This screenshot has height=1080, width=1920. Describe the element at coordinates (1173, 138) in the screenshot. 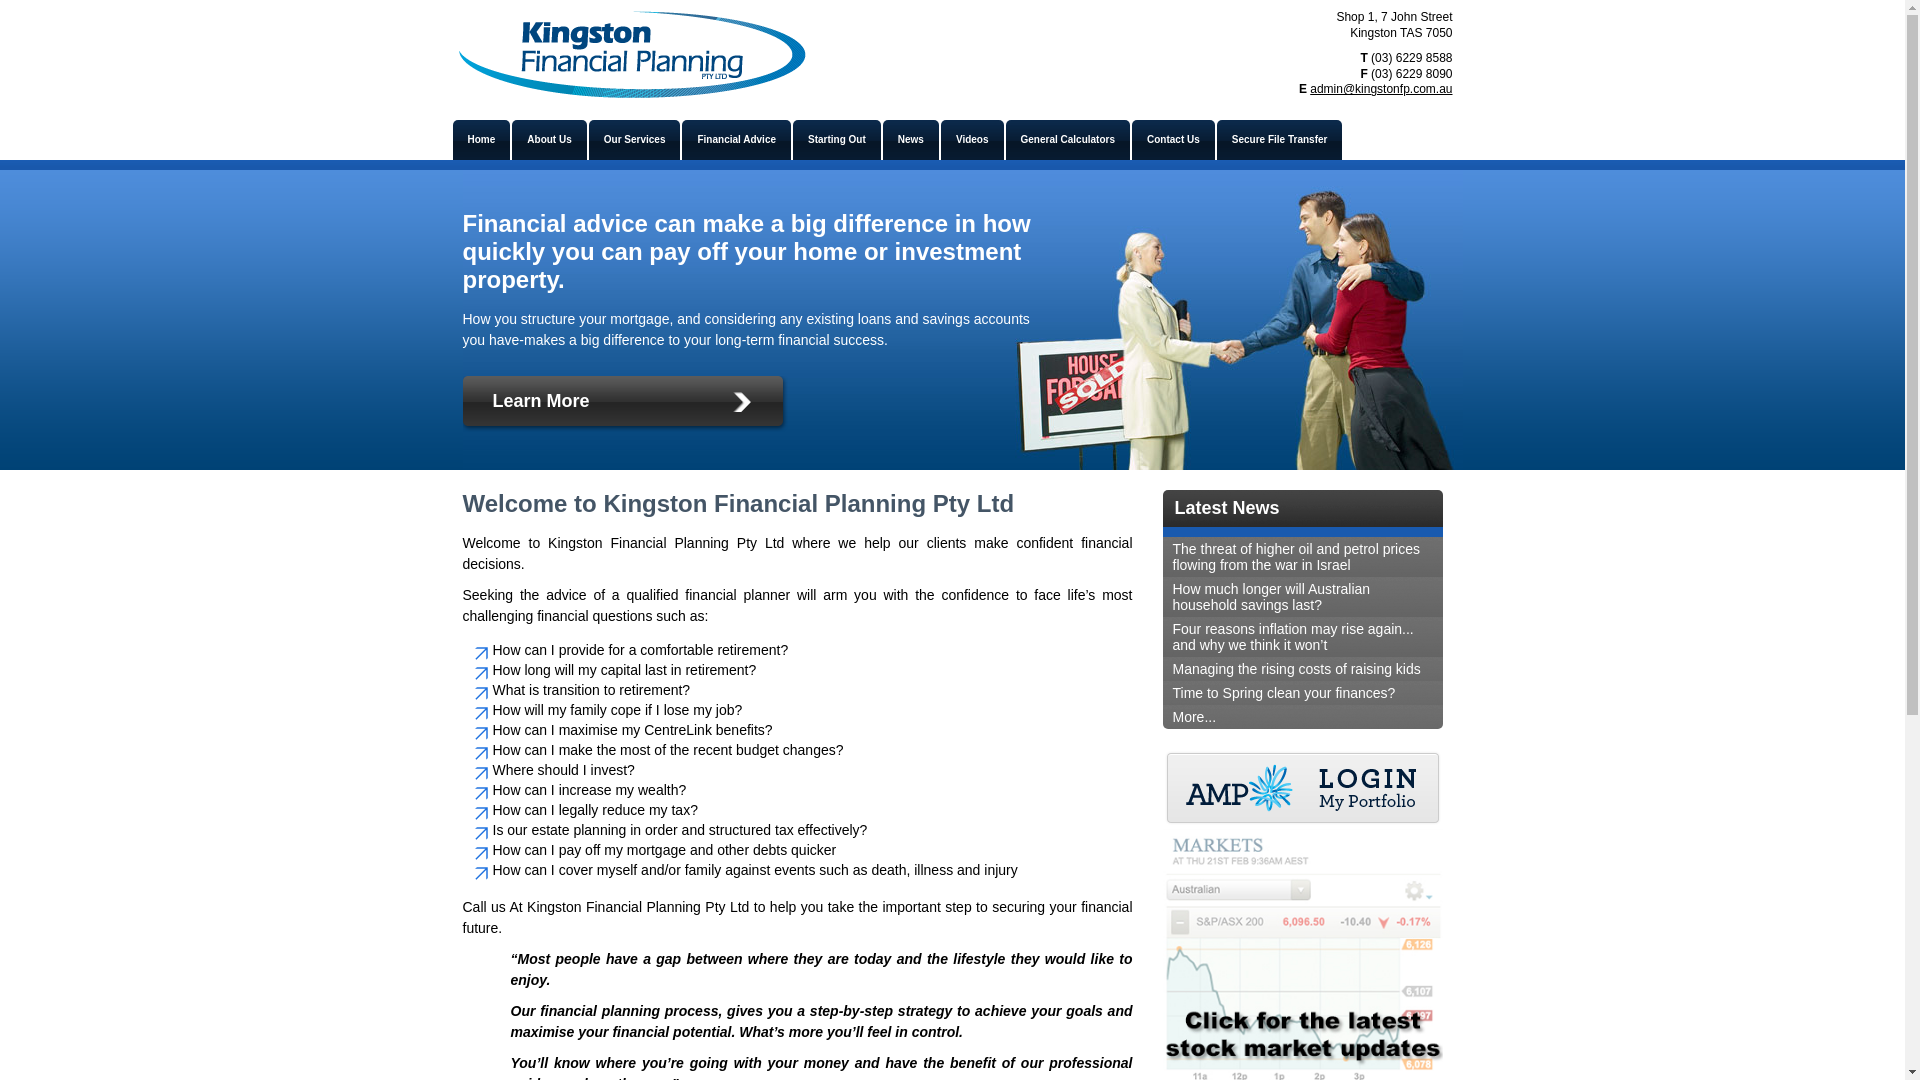

I see `'Contact Us'` at that location.